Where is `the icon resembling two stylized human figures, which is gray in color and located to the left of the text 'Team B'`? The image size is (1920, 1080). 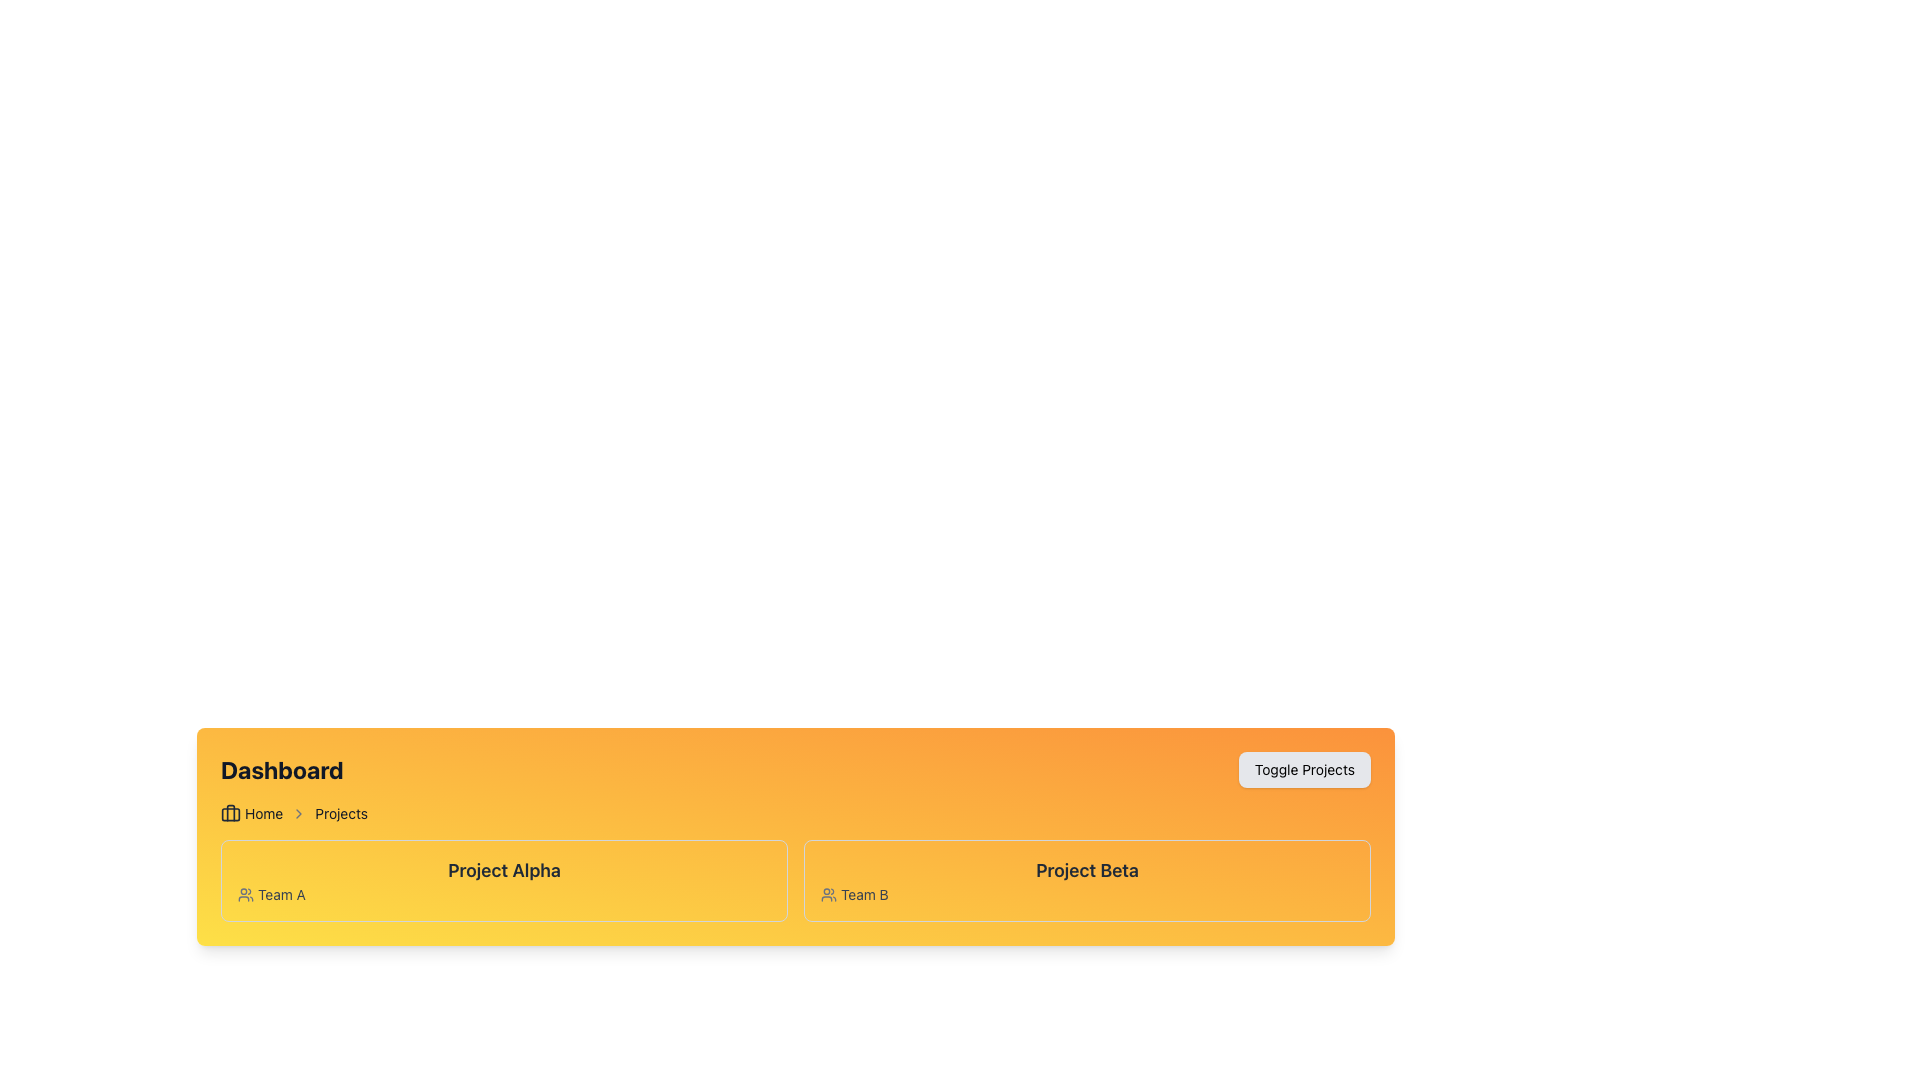
the icon resembling two stylized human figures, which is gray in color and located to the left of the text 'Team B' is located at coordinates (829, 893).